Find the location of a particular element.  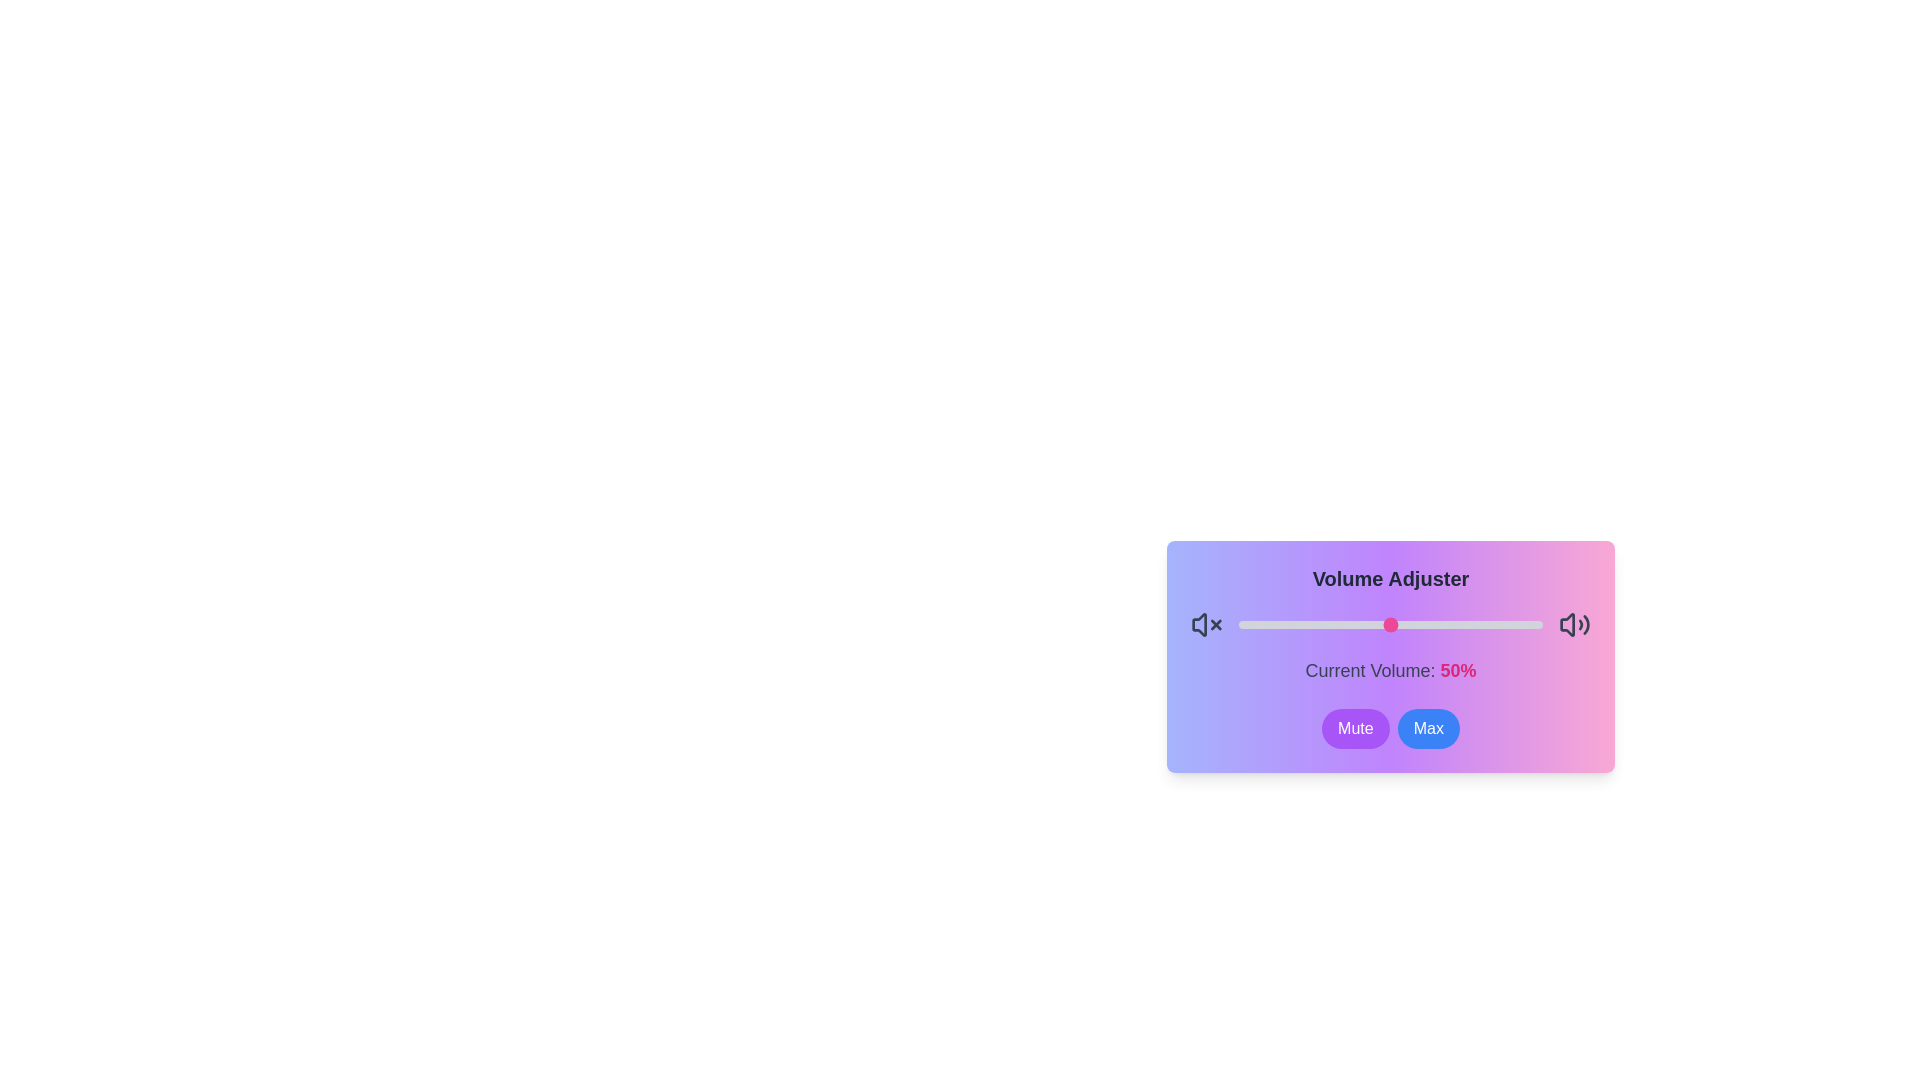

the 'Max' button to set the volume to maximum is located at coordinates (1427, 729).